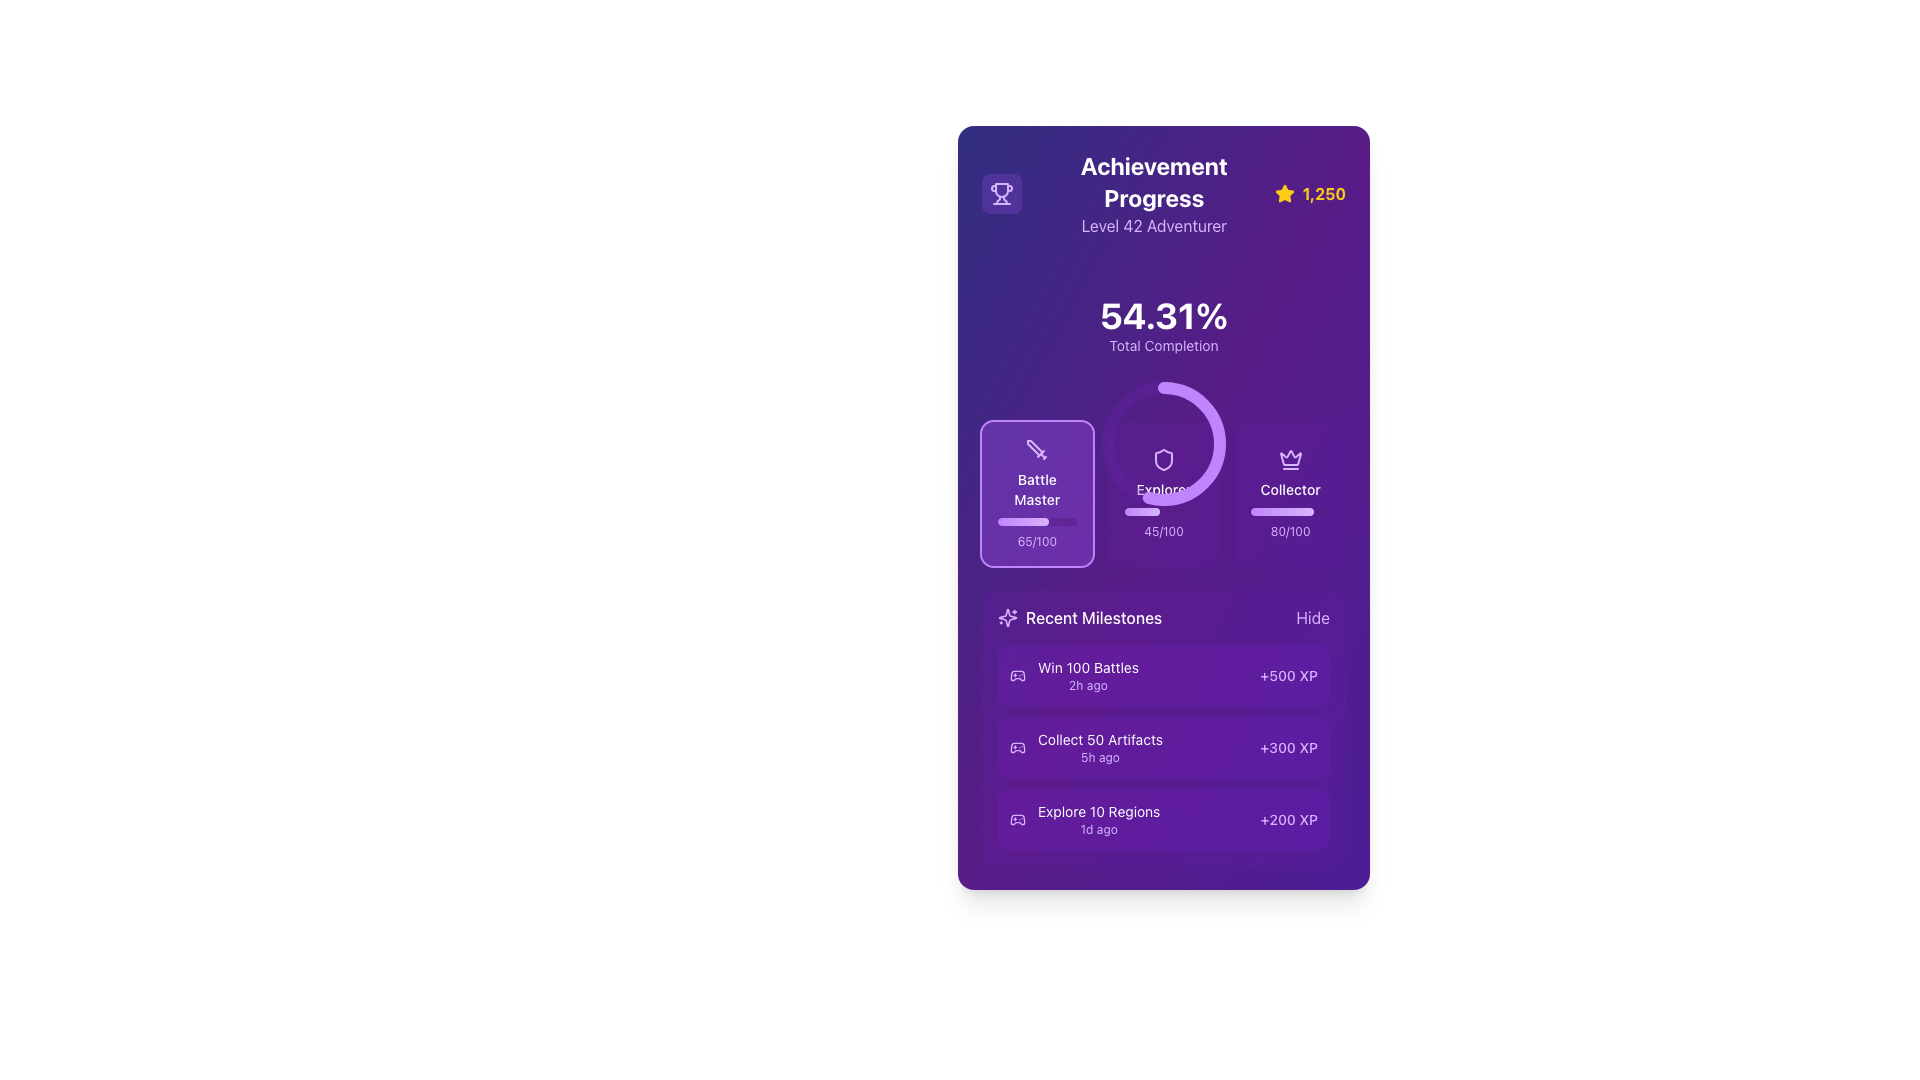 The image size is (1920, 1080). What do you see at coordinates (1324, 193) in the screenshot?
I see `value displayed in the bold yellow text label showing '1,250', located to the right of a yellow star icon on the top-right of a purple card interface` at bounding box center [1324, 193].